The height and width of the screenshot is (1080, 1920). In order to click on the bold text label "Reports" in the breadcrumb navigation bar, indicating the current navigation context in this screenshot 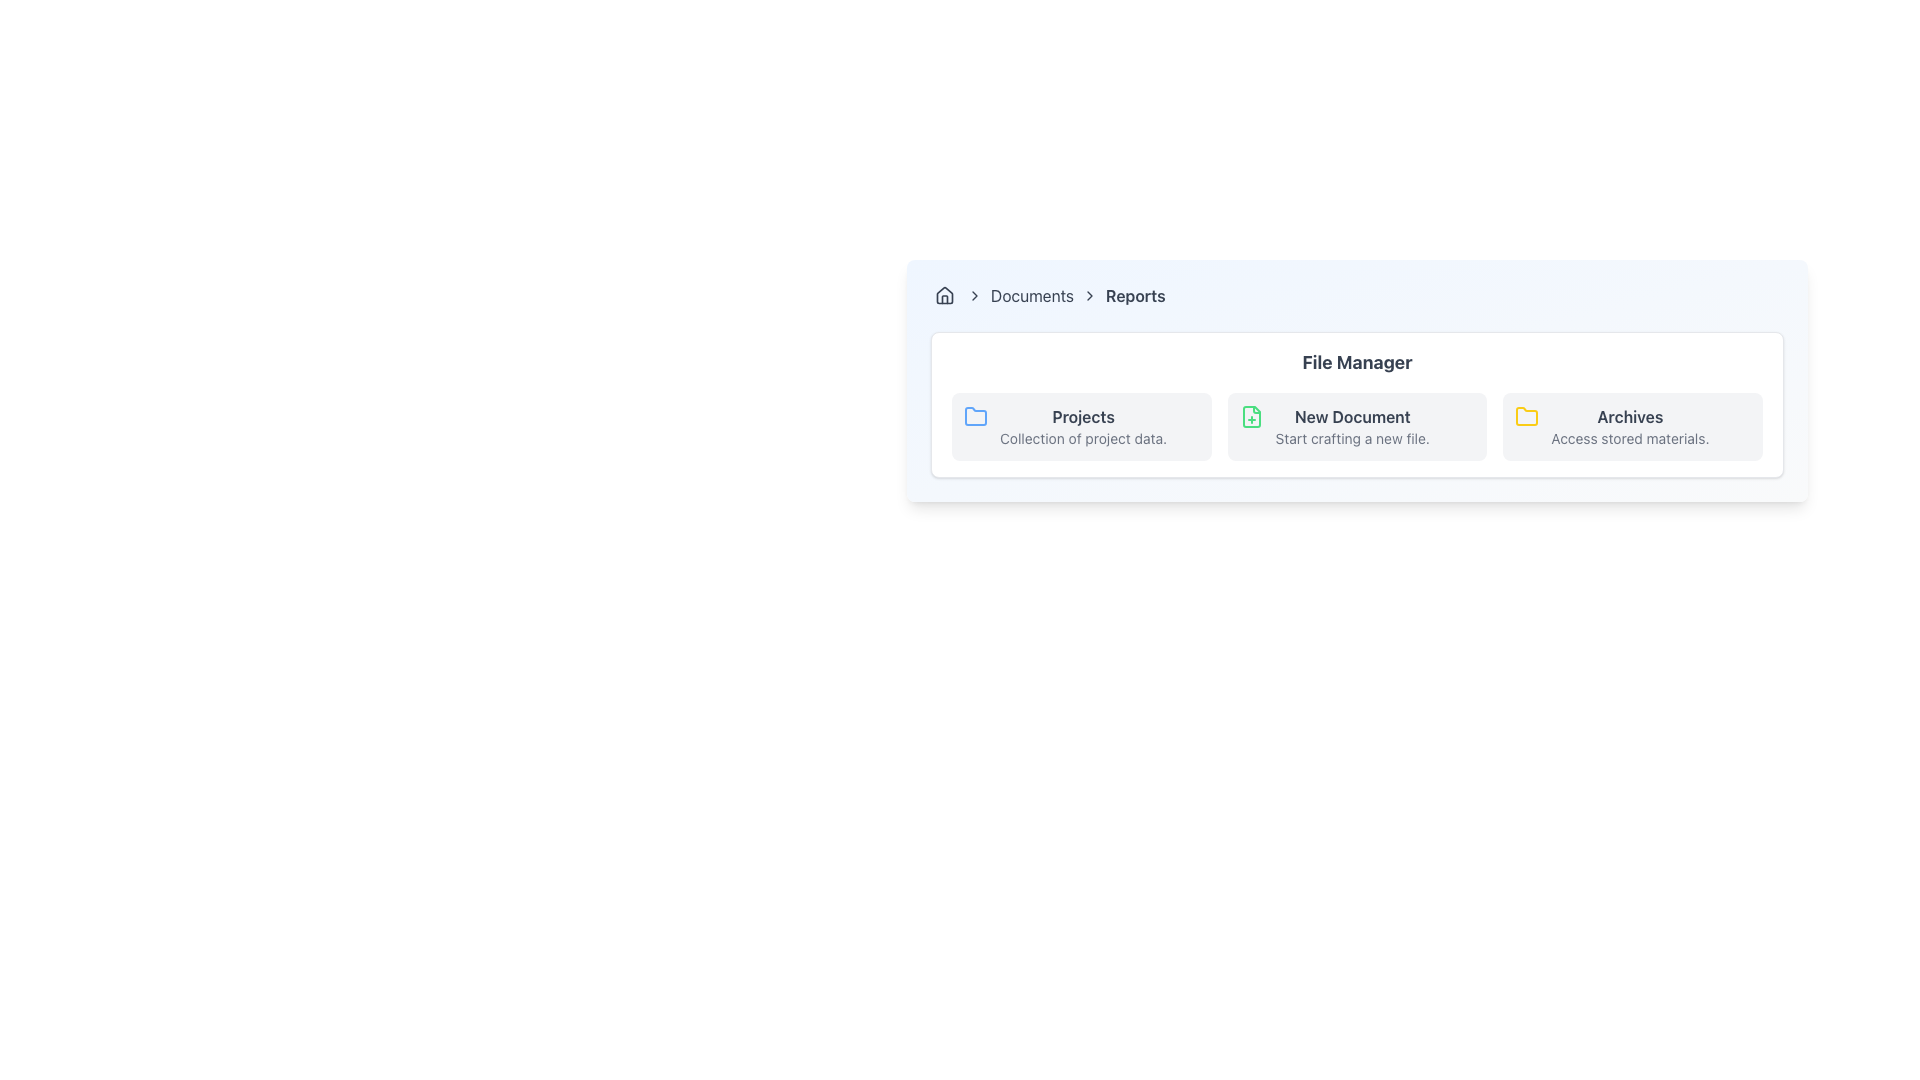, I will do `click(1135, 296)`.